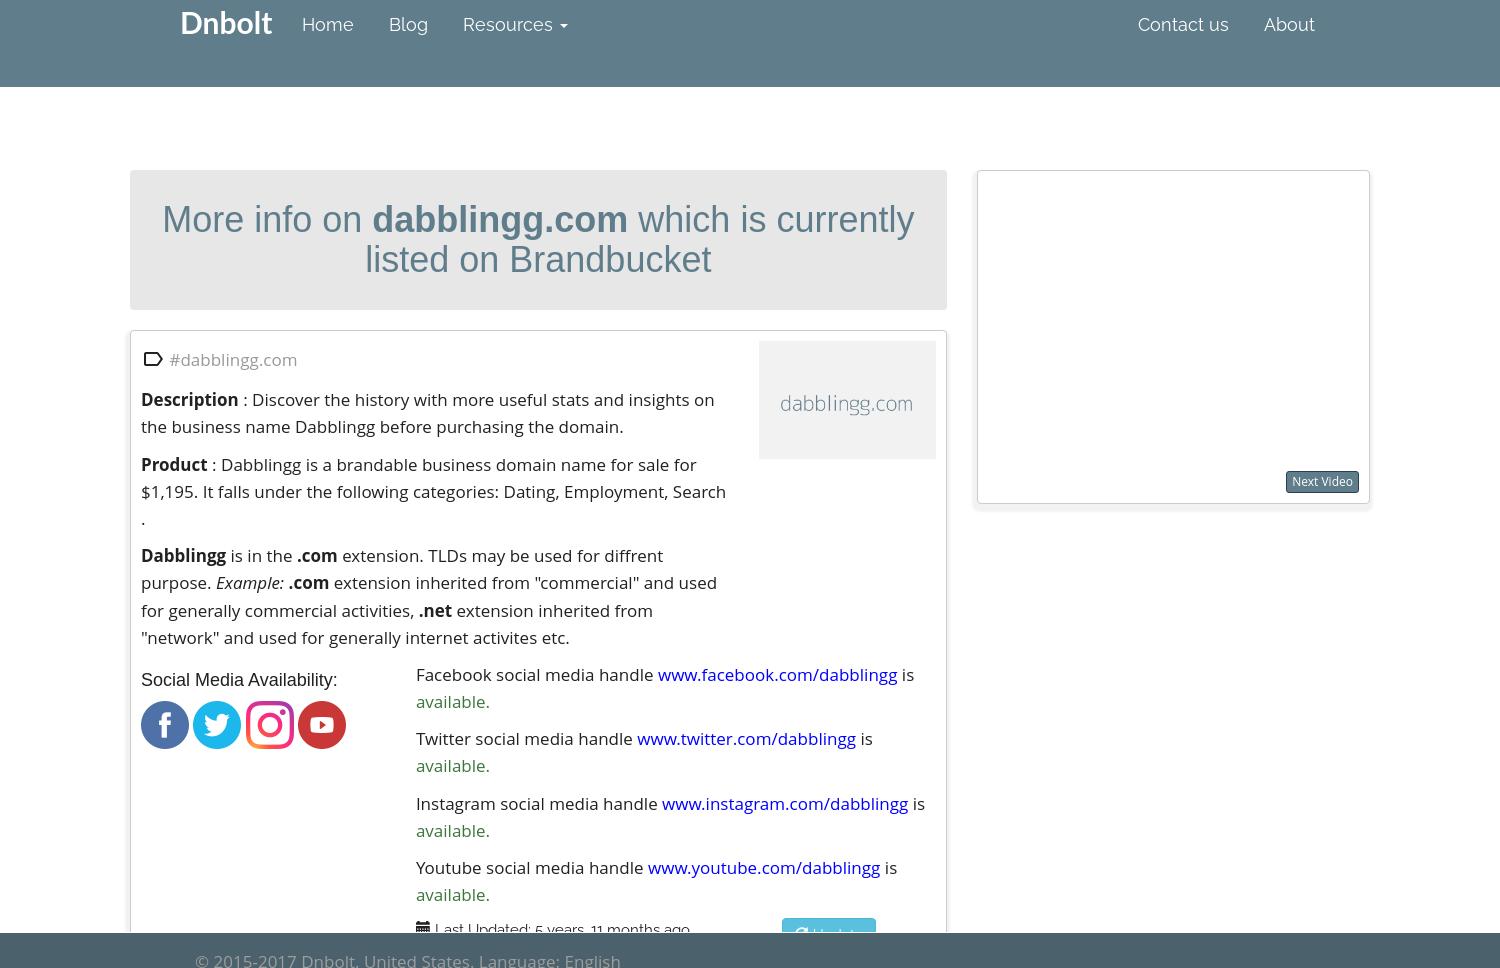  What do you see at coordinates (538, 801) in the screenshot?
I see `'Instagram social media handle'` at bounding box center [538, 801].